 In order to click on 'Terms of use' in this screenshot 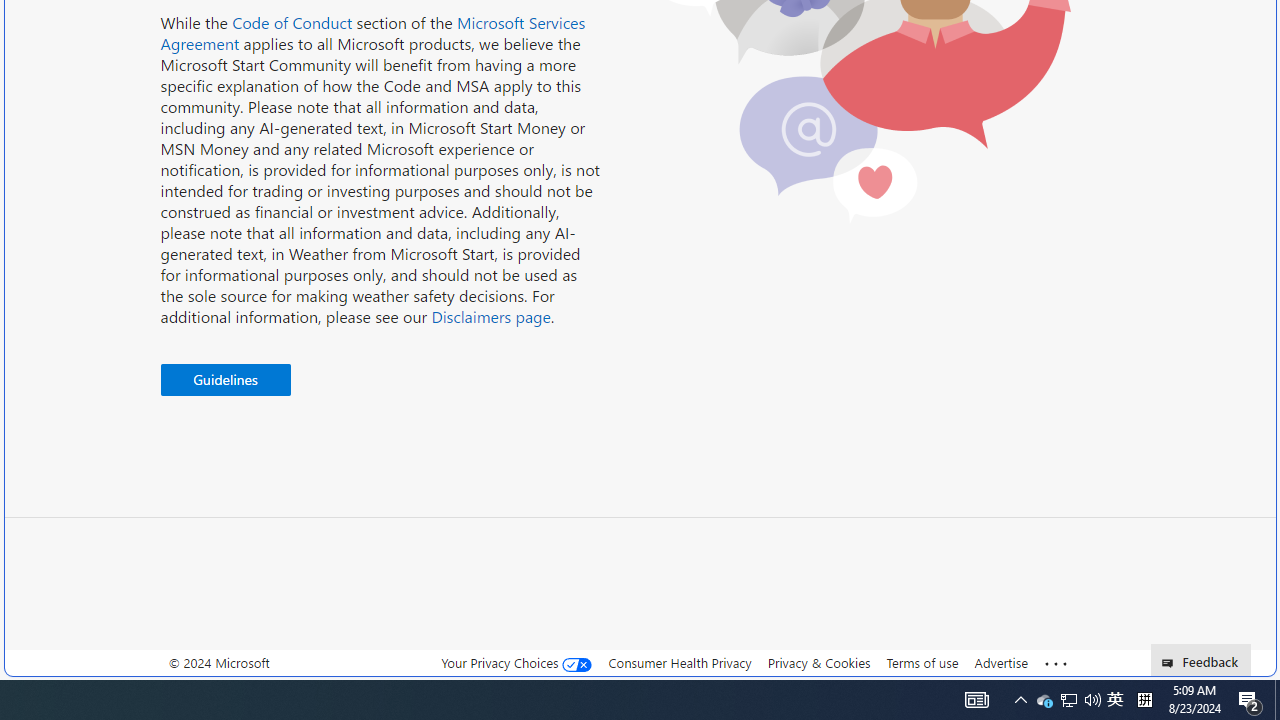, I will do `click(921, 662)`.